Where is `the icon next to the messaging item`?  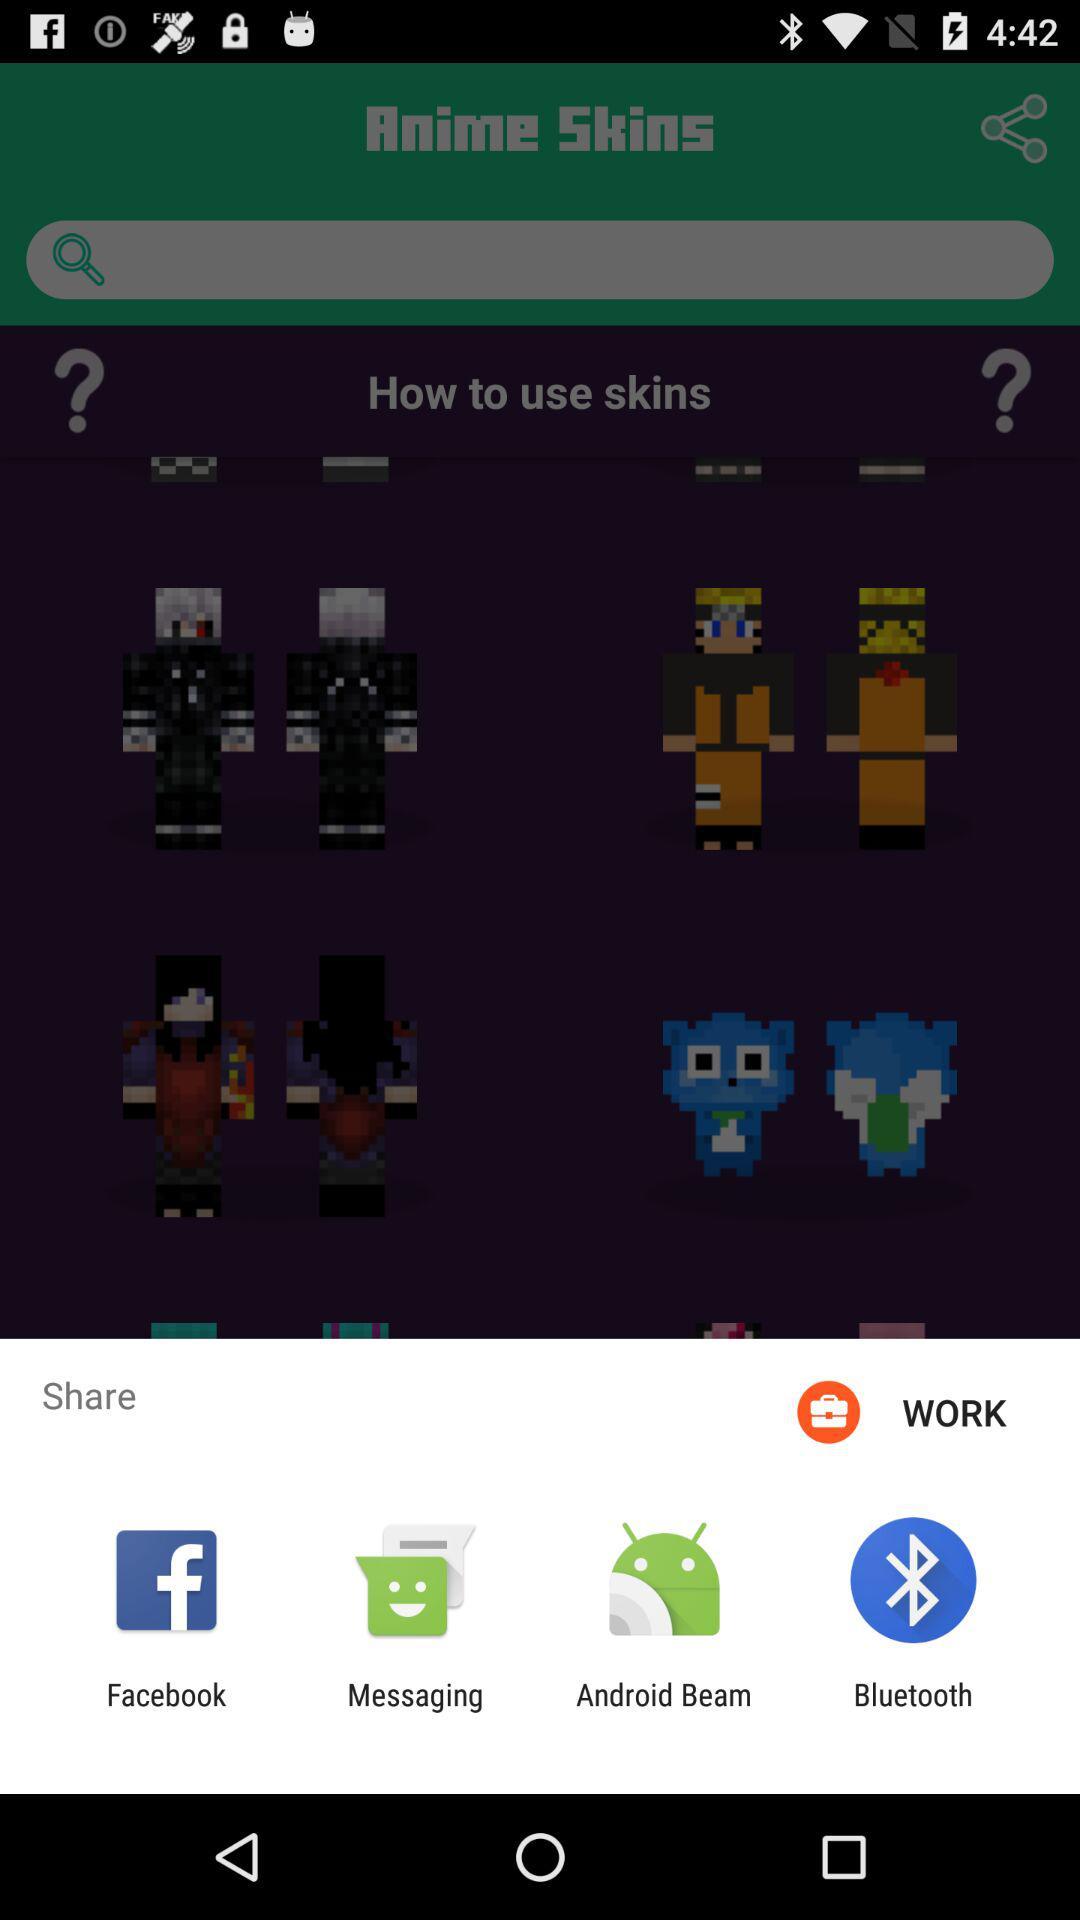
the icon next to the messaging item is located at coordinates (664, 1711).